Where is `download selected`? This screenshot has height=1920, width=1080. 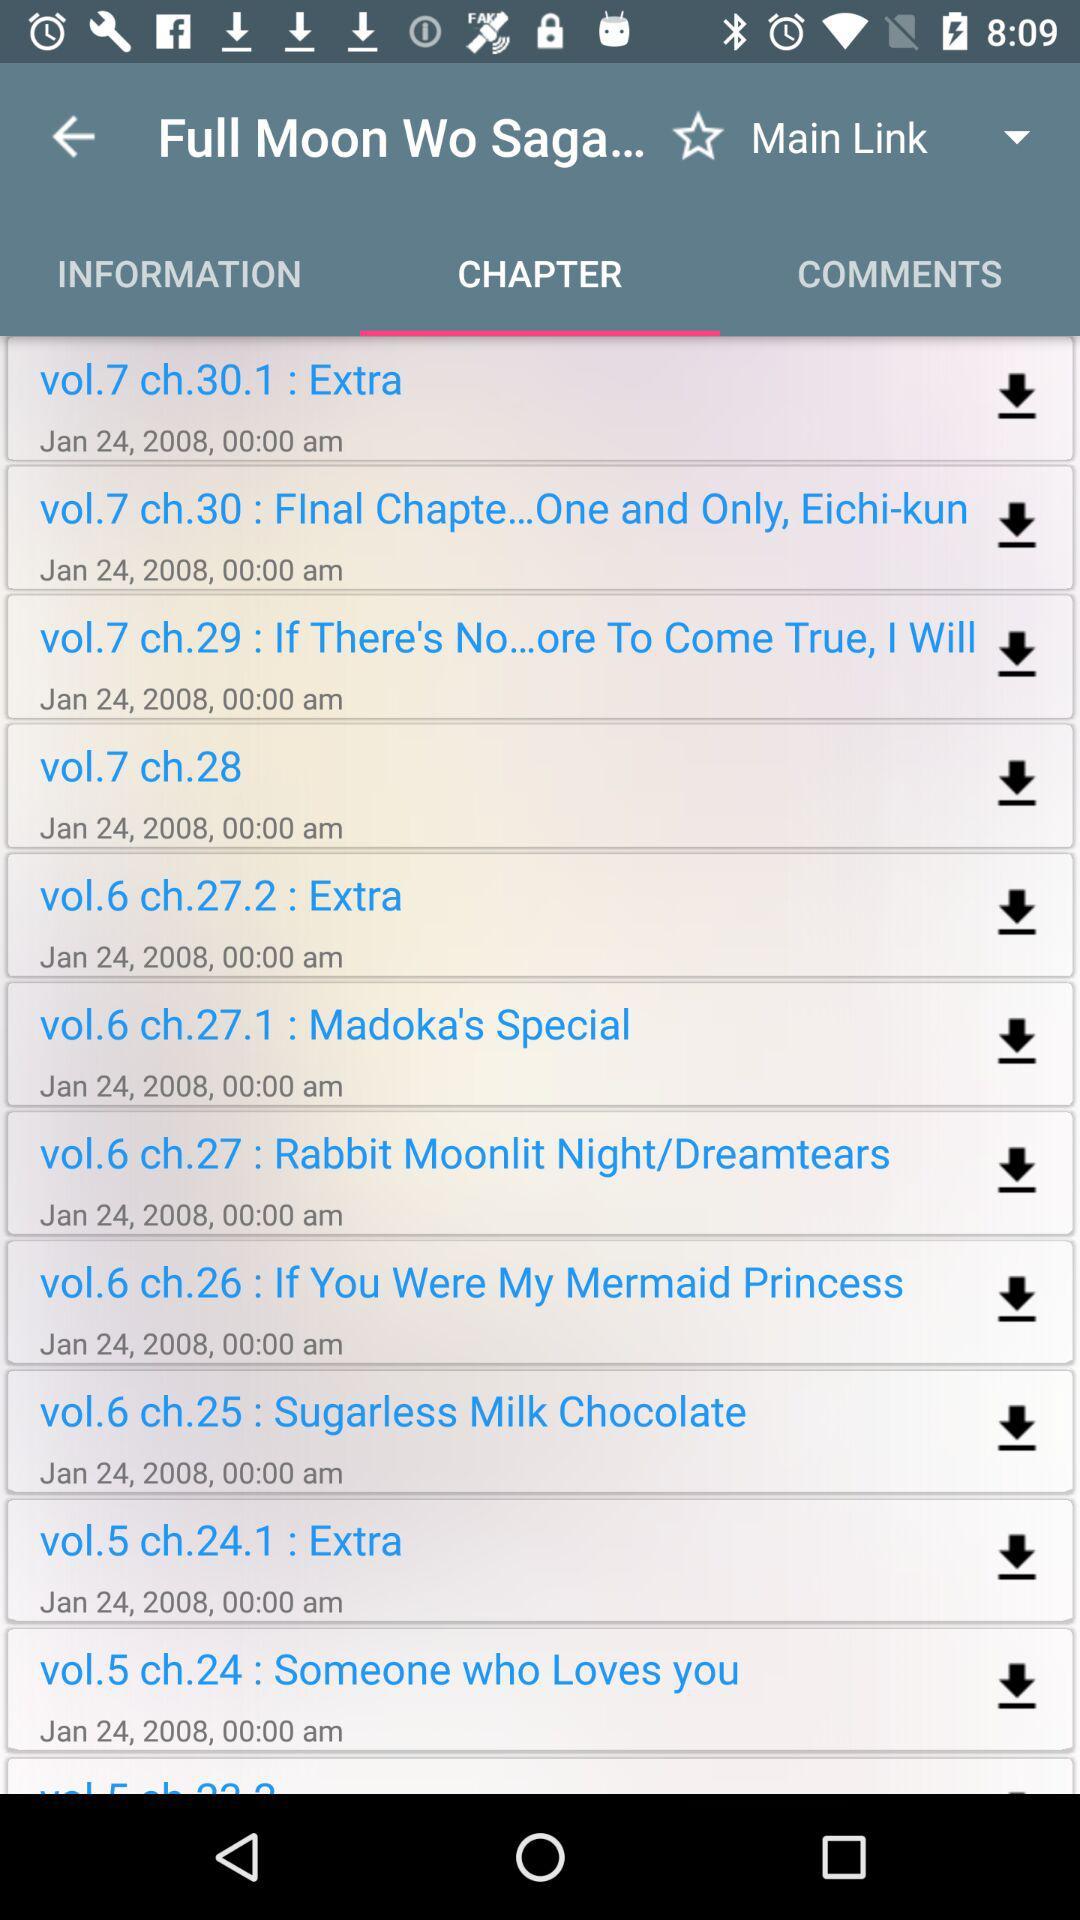 download selected is located at coordinates (1017, 1041).